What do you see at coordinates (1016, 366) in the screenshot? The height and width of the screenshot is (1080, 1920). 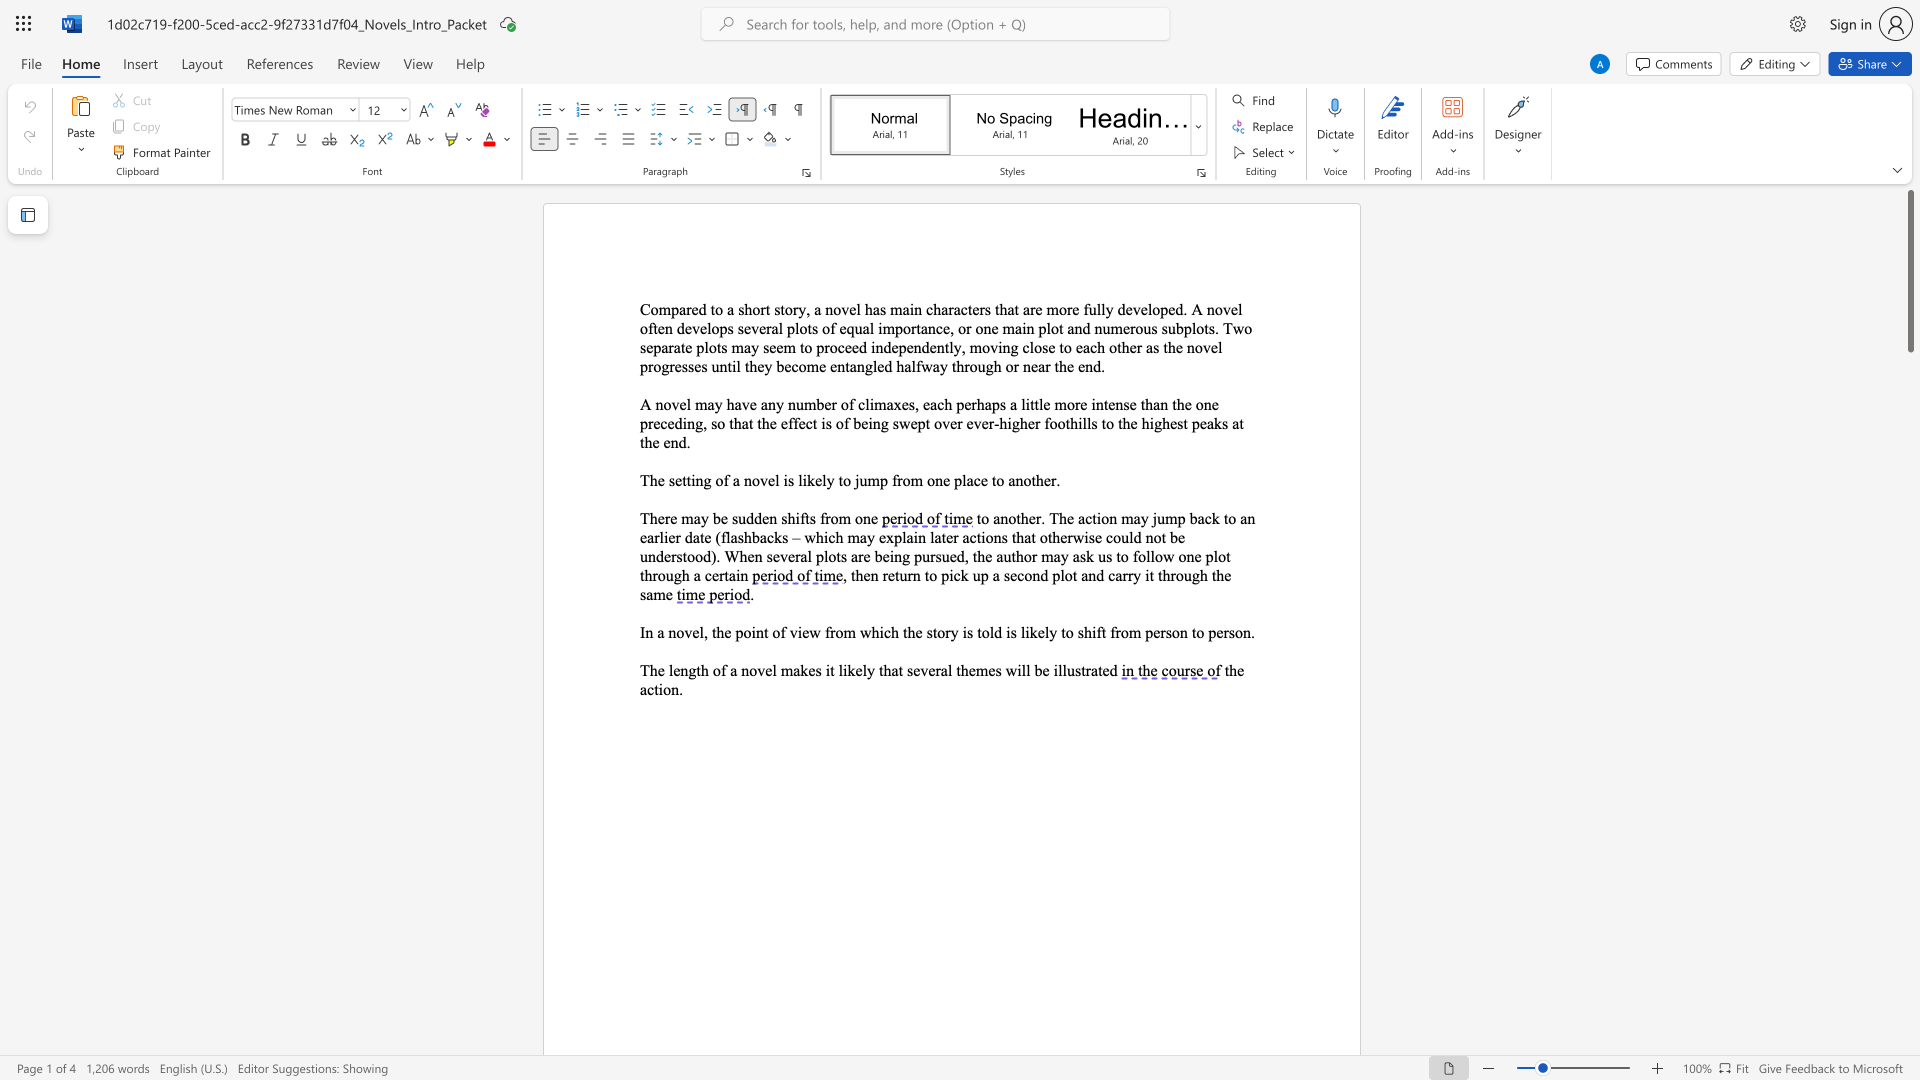 I see `the 5th character "r" in the text` at bounding box center [1016, 366].